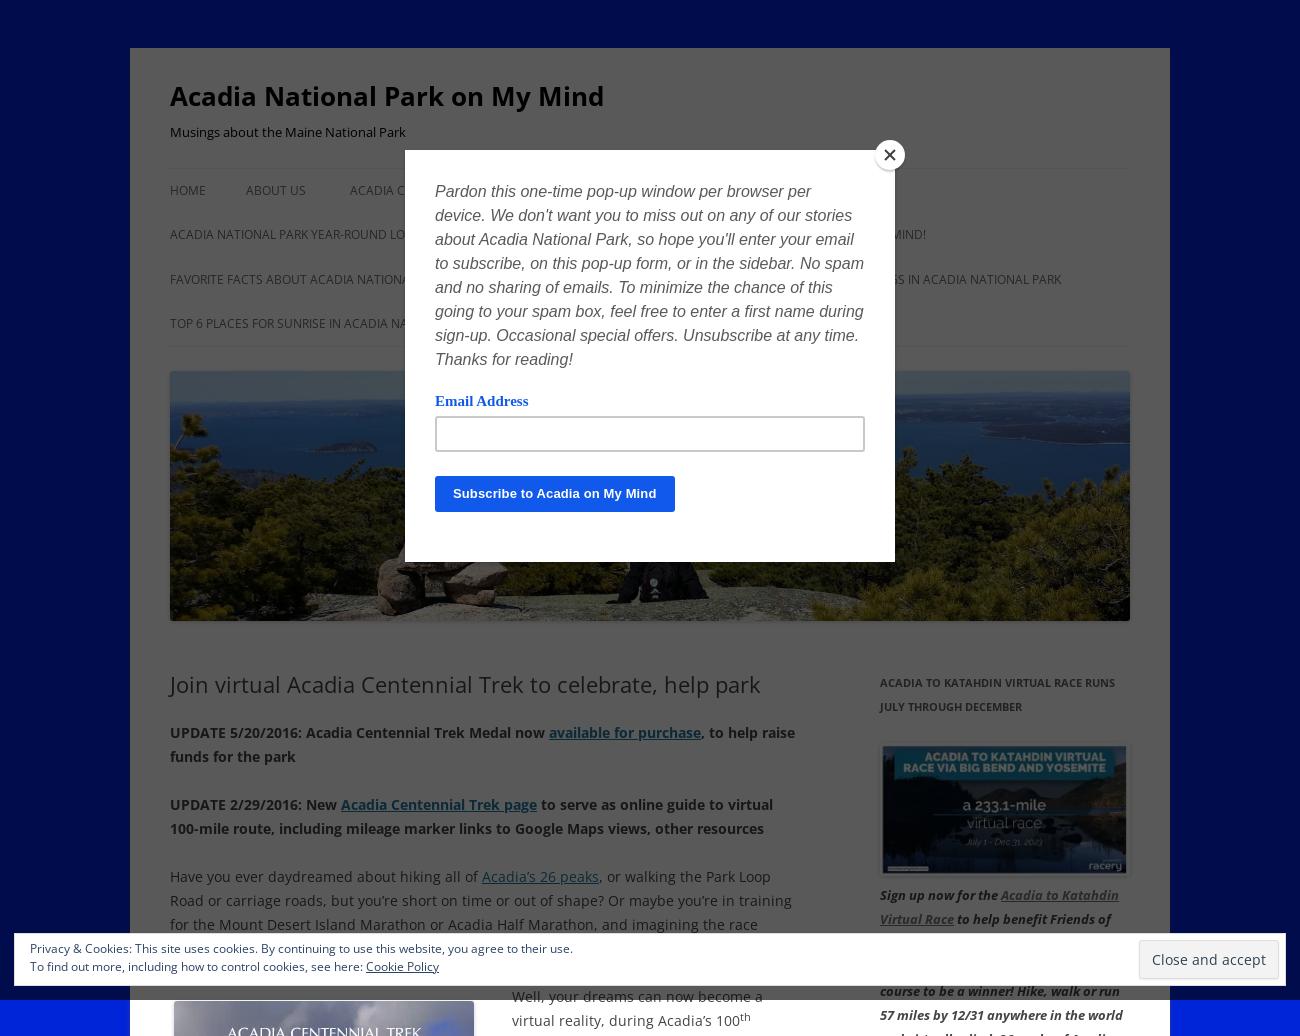 The height and width of the screenshot is (1036, 1300). What do you see at coordinates (348, 190) in the screenshot?
I see `'Acadia Centennial Partners'` at bounding box center [348, 190].